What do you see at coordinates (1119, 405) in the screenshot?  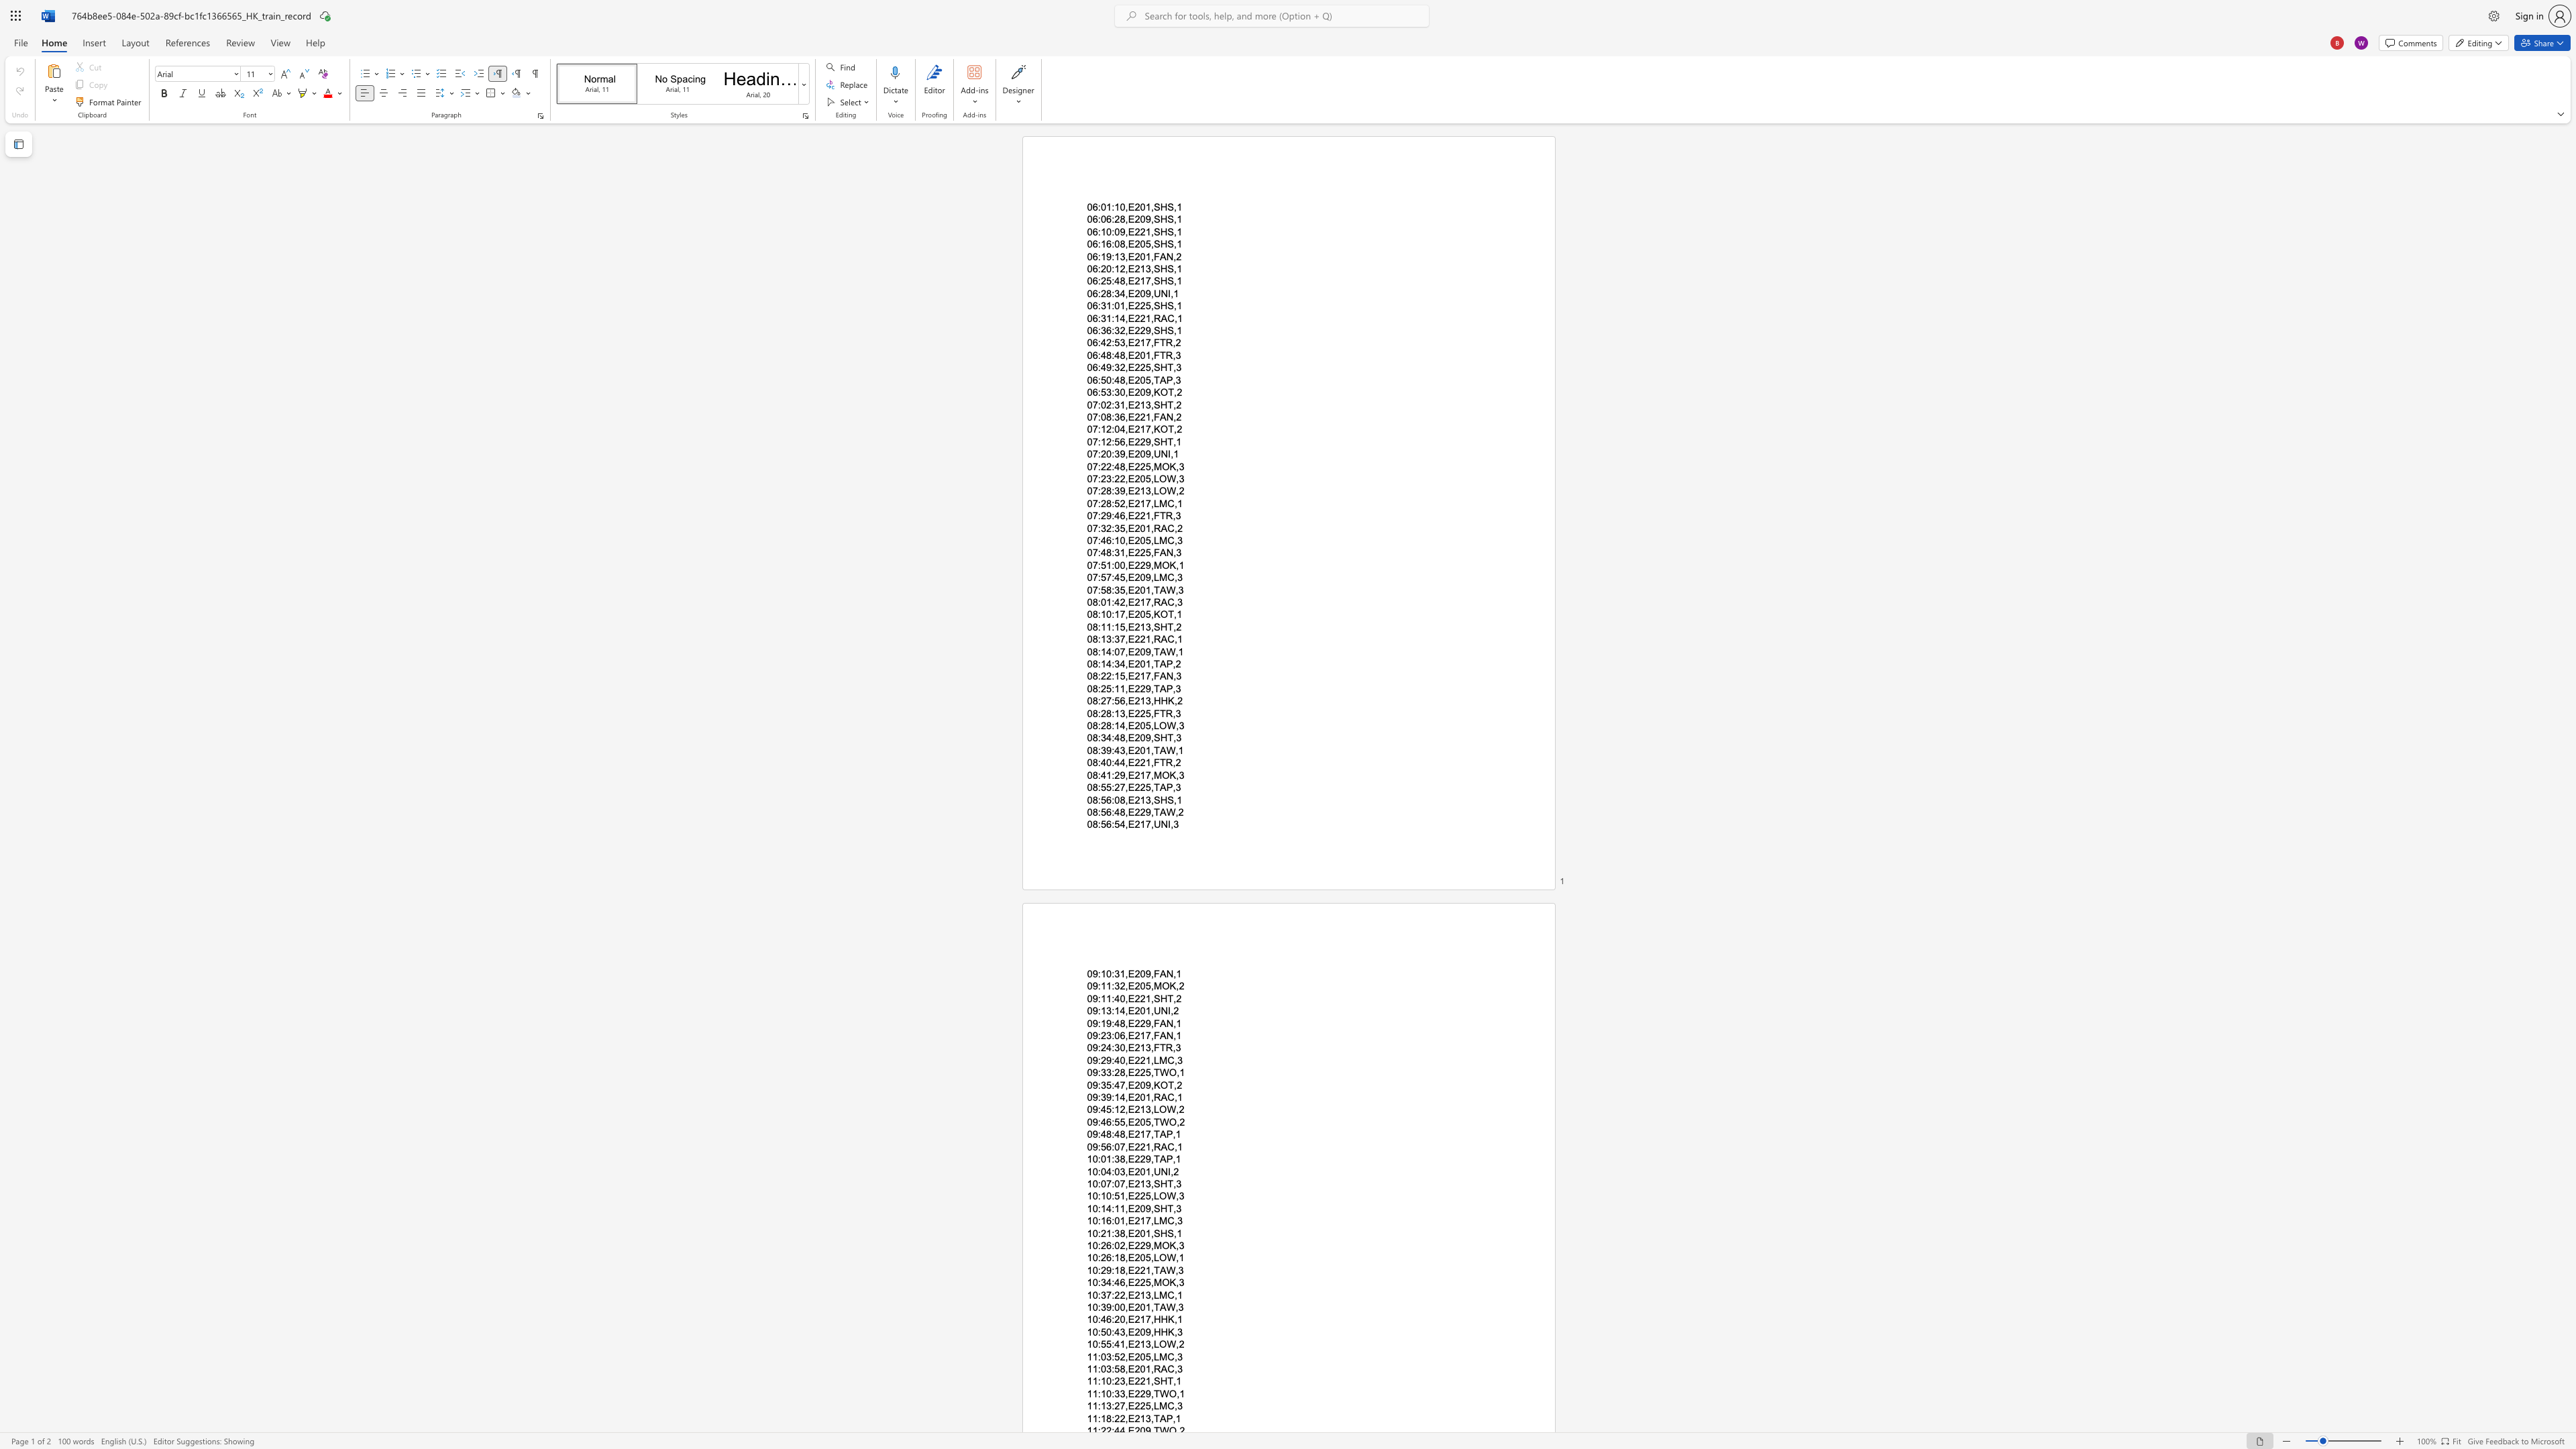 I see `the space between the continuous character "3" and "1" in the text` at bounding box center [1119, 405].